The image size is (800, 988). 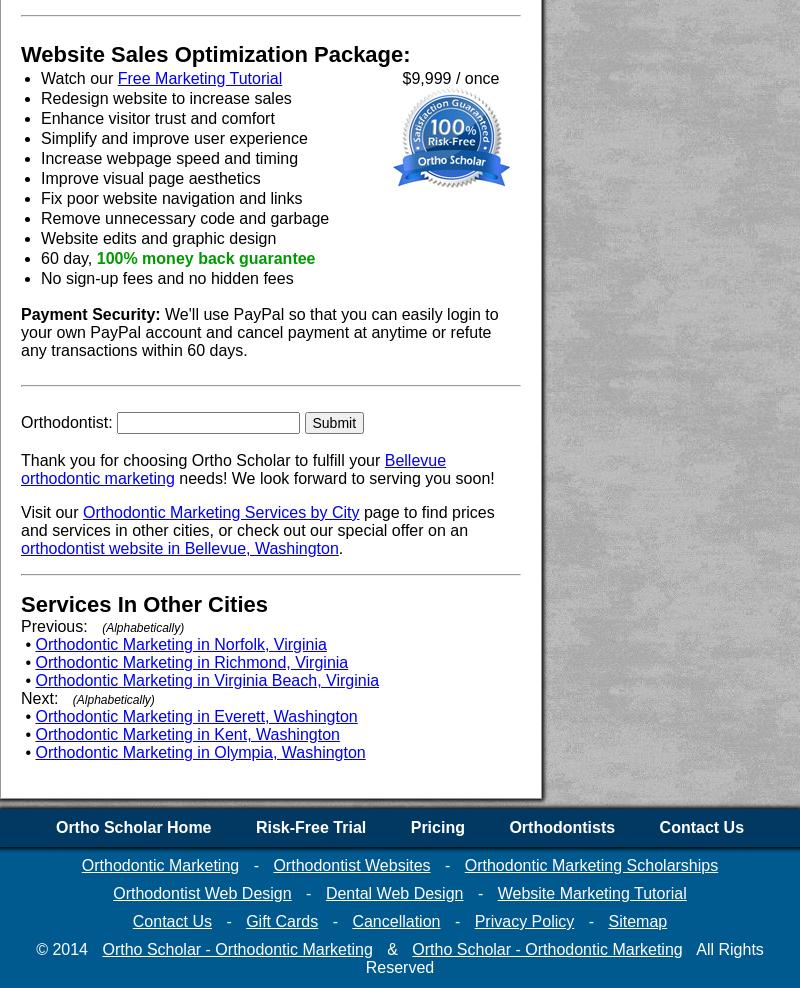 I want to click on '© 2014', so click(x=63, y=949).